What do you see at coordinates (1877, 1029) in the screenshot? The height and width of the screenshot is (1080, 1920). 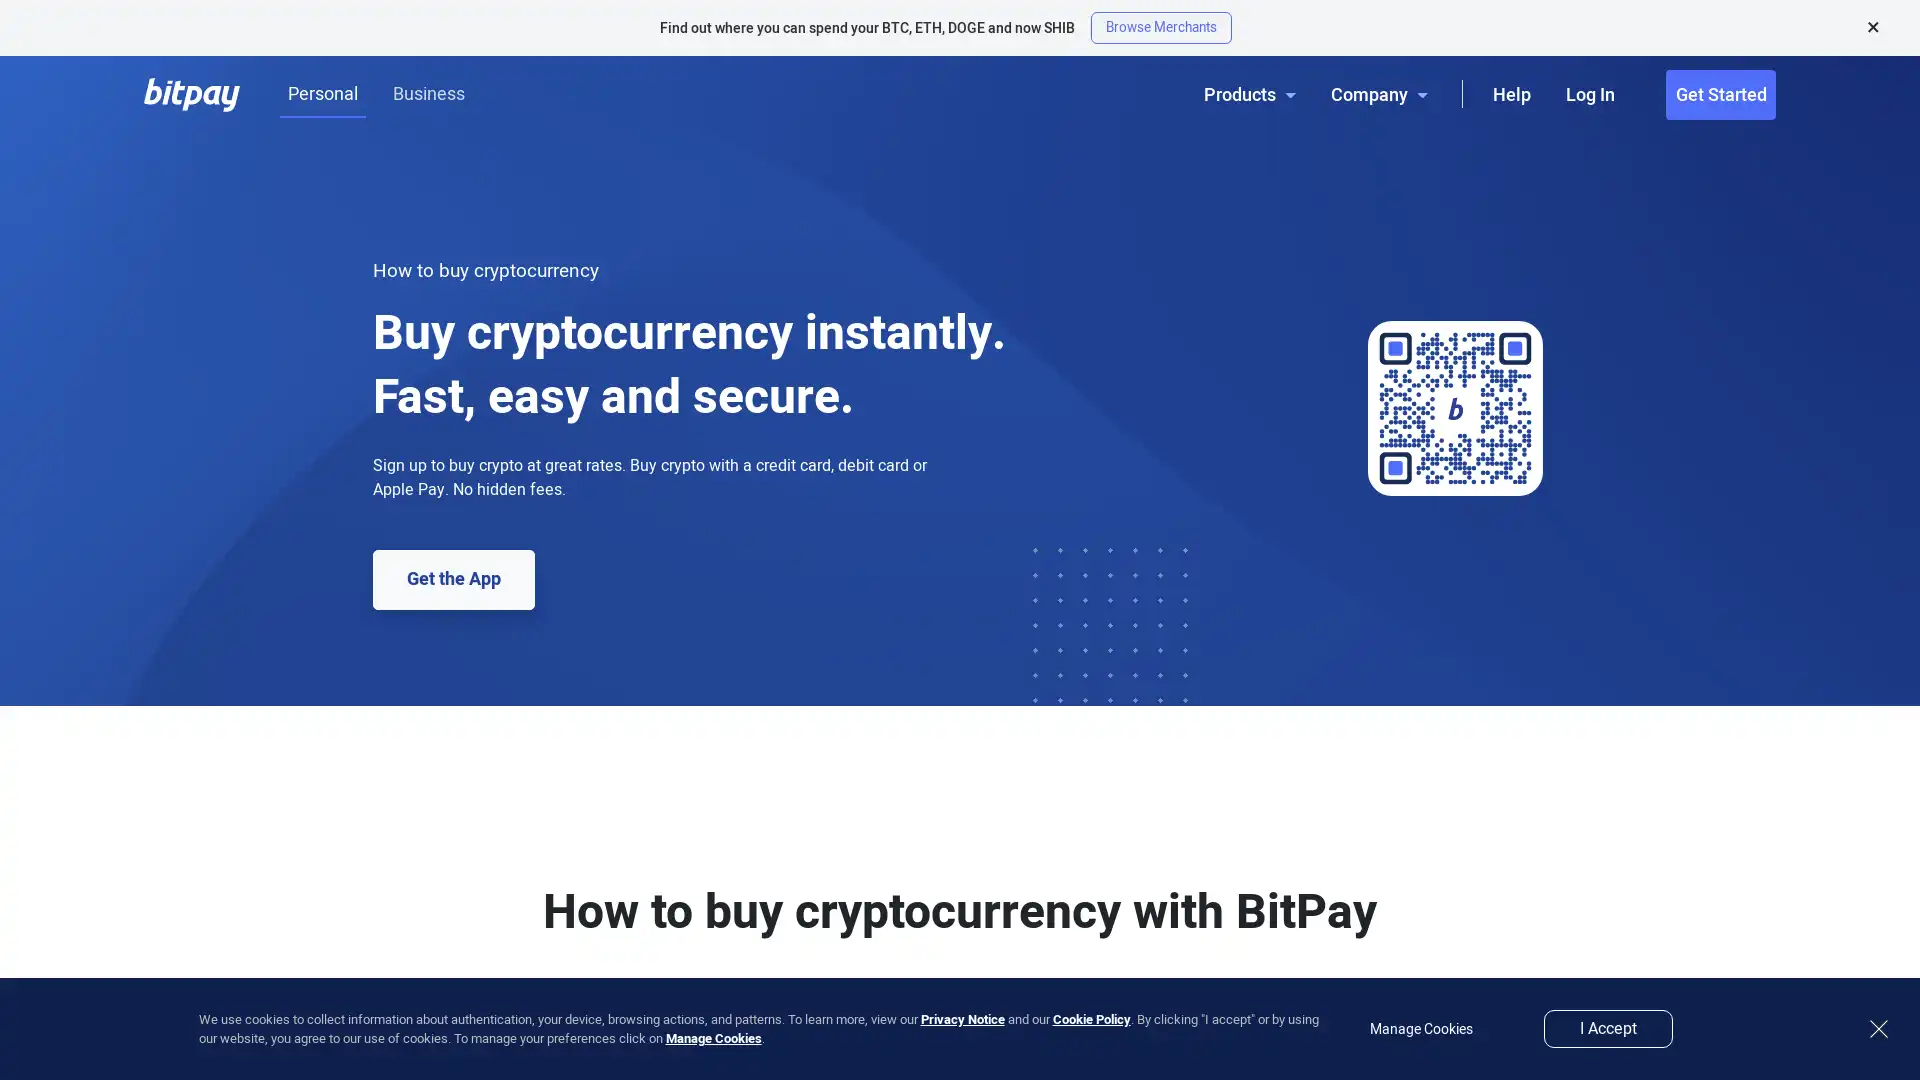 I see `close button` at bounding box center [1877, 1029].